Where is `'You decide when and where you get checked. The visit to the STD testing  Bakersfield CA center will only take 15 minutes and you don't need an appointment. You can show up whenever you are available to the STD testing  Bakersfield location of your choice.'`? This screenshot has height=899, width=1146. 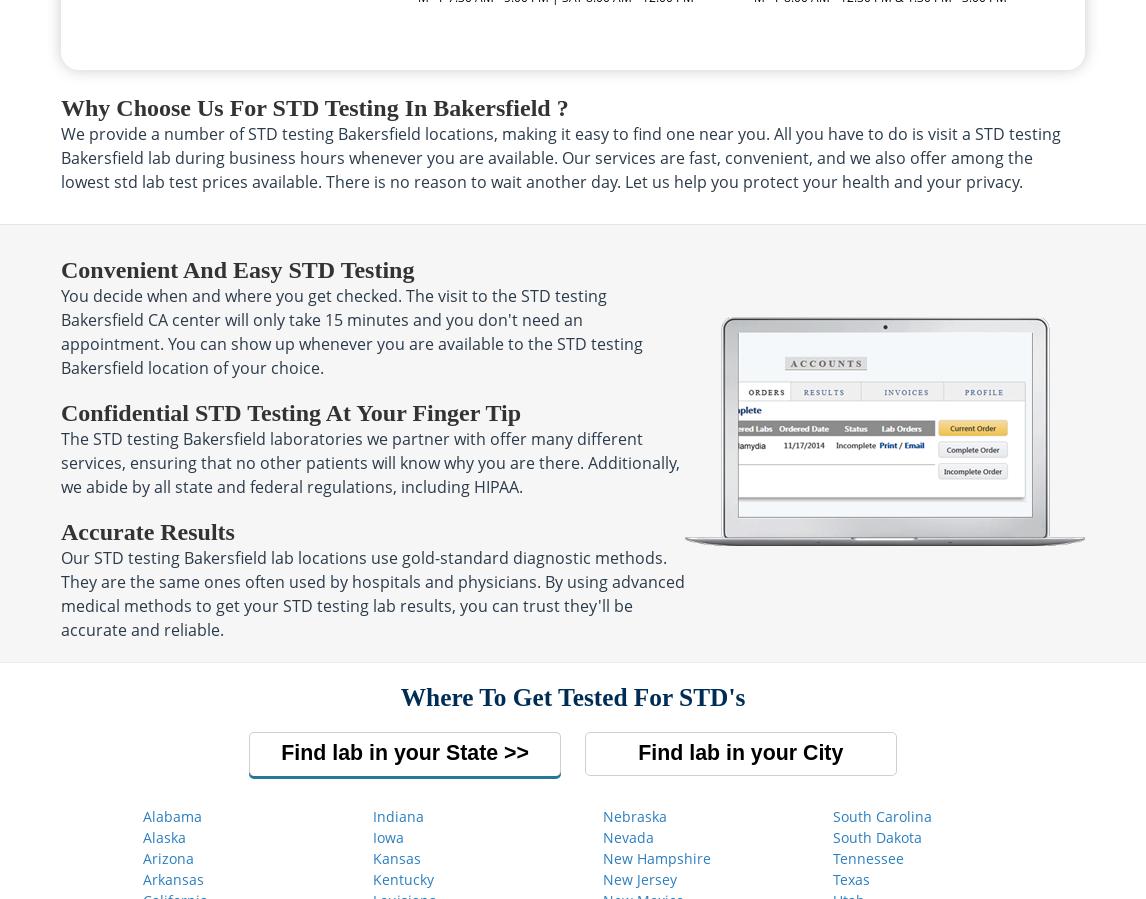 'You decide when and where you get checked. The visit to the STD testing  Bakersfield CA center will only take 15 minutes and you don't need an appointment. You can show up whenever you are available to the STD testing  Bakersfield location of your choice.' is located at coordinates (60, 330).